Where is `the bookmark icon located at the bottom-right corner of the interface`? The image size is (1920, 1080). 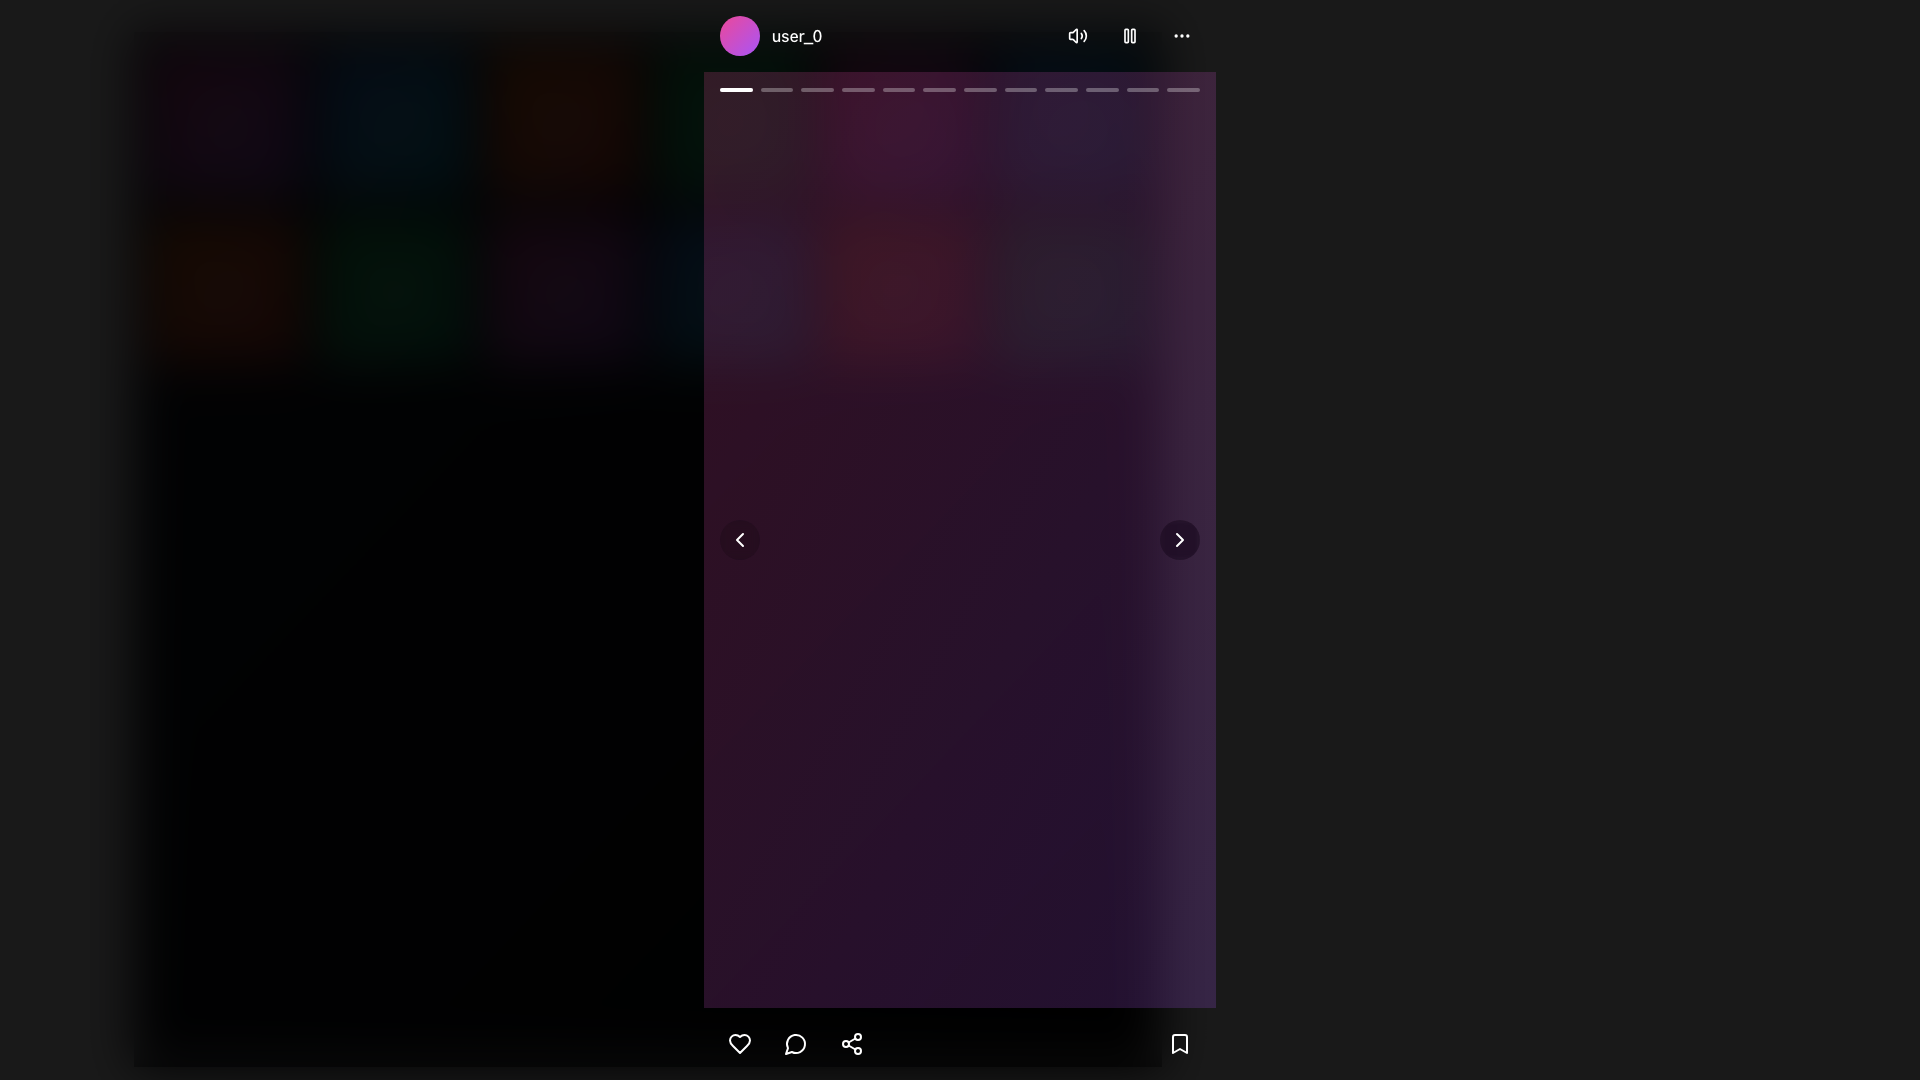
the bookmark icon located at the bottom-right corner of the interface is located at coordinates (1180, 1043).